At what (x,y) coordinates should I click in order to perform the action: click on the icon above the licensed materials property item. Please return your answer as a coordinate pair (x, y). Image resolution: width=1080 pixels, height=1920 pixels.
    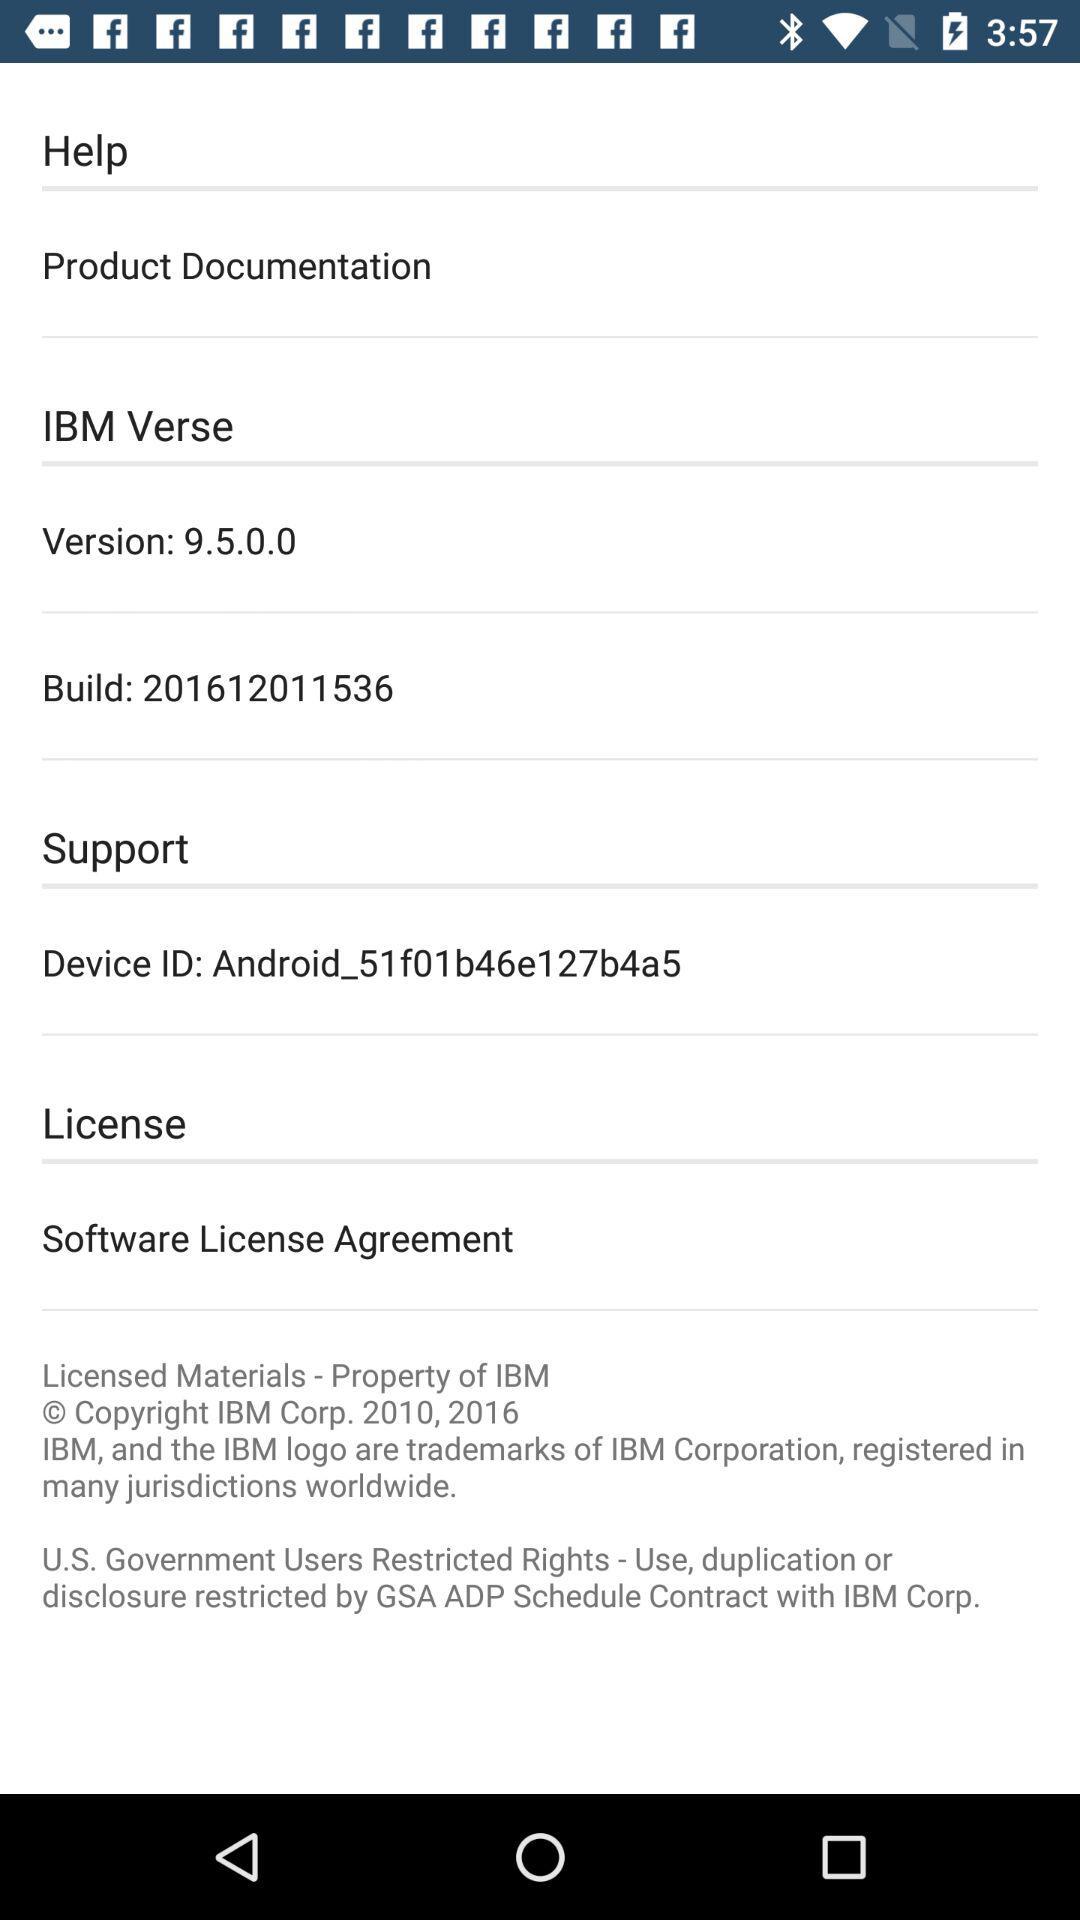
    Looking at the image, I should click on (540, 1236).